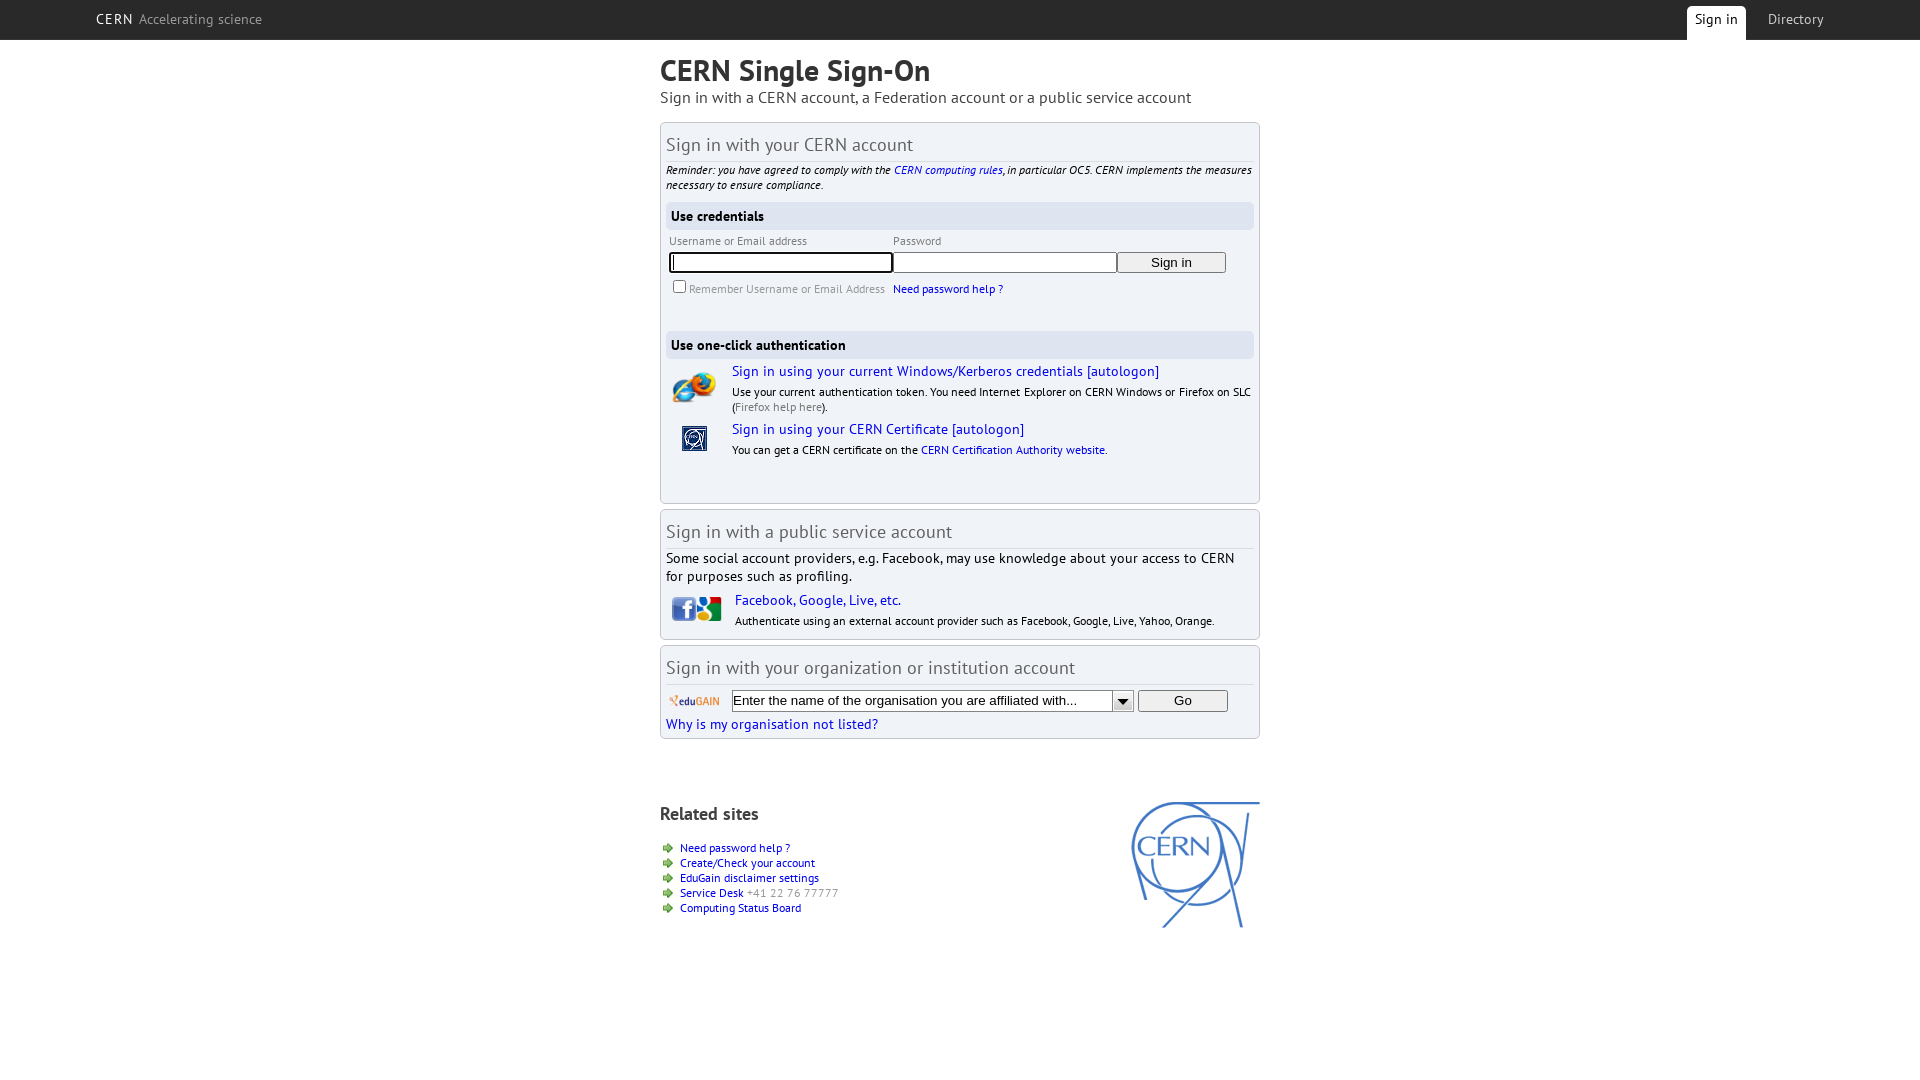 This screenshot has height=1080, width=1920. I want to click on 'EduGain disclaimer settings', so click(748, 876).